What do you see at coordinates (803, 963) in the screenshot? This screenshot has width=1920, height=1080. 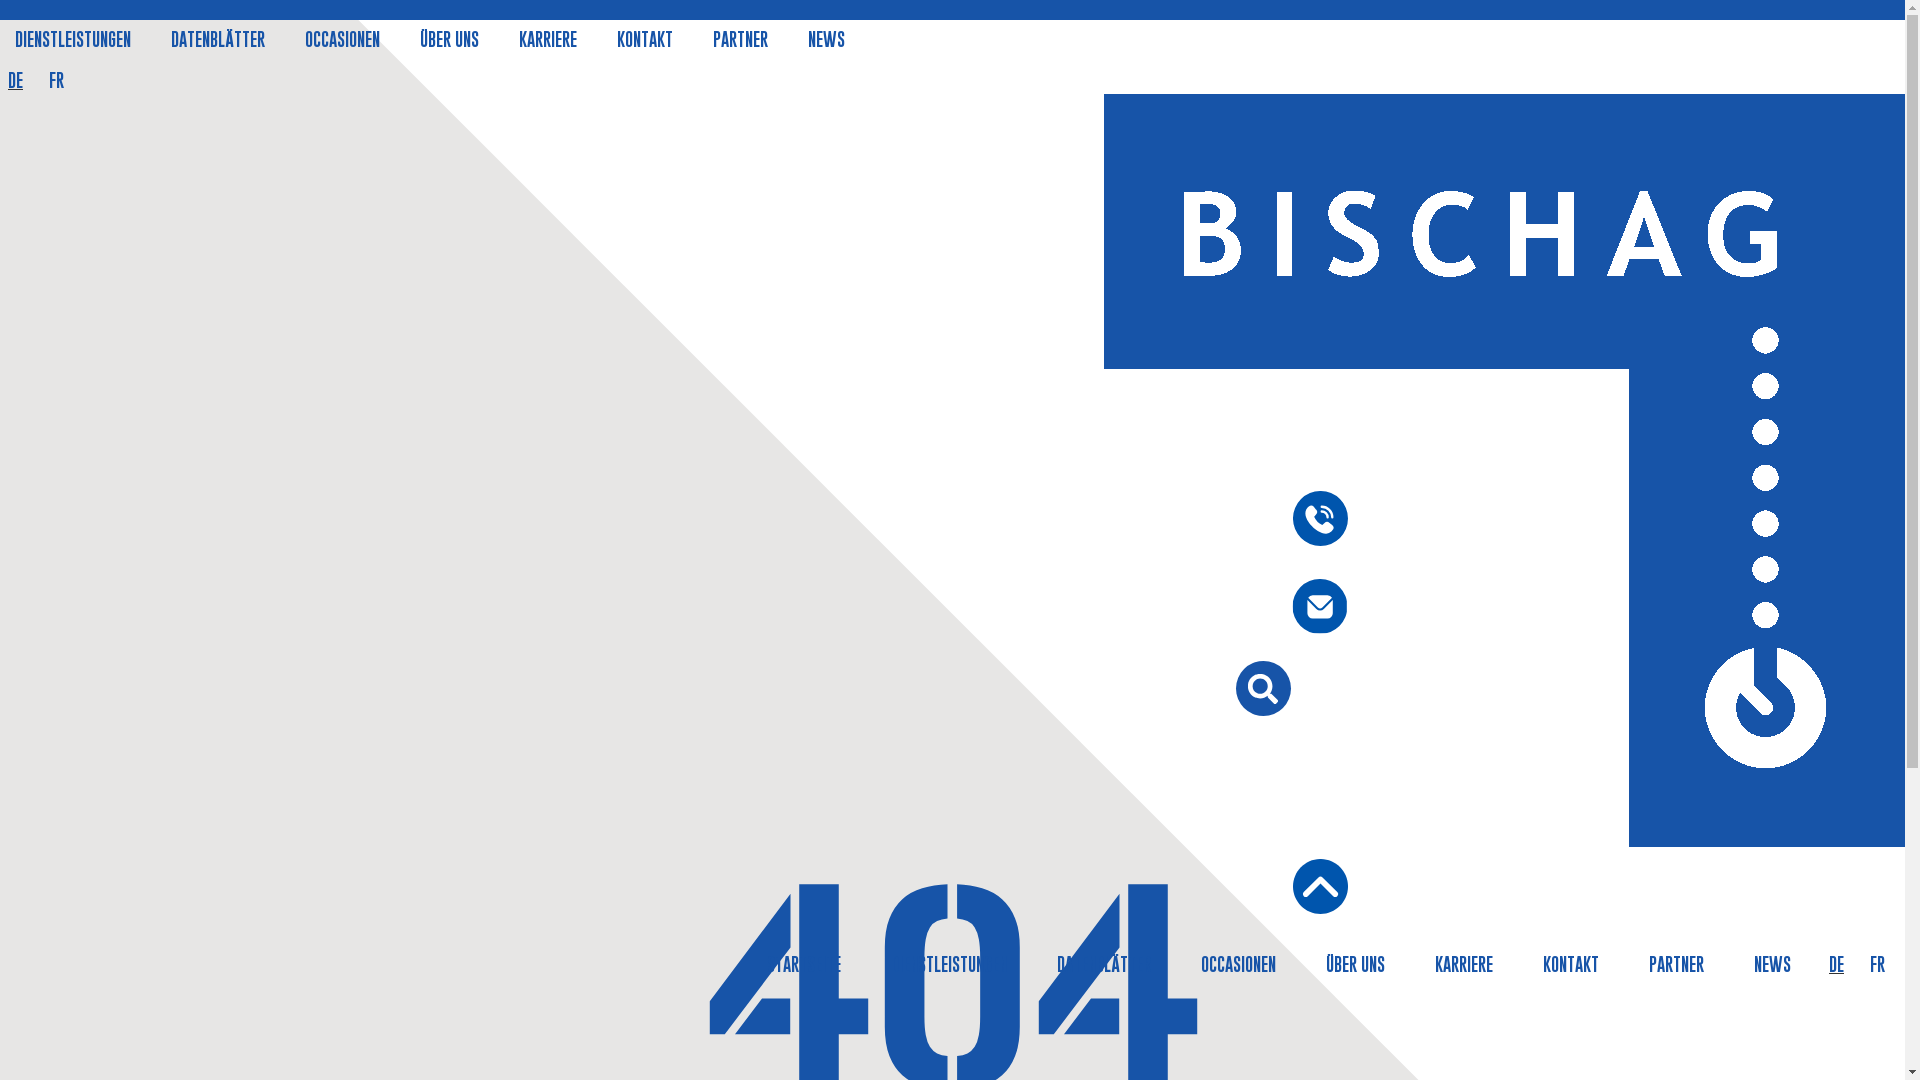 I see `'STARTSEITE'` at bounding box center [803, 963].